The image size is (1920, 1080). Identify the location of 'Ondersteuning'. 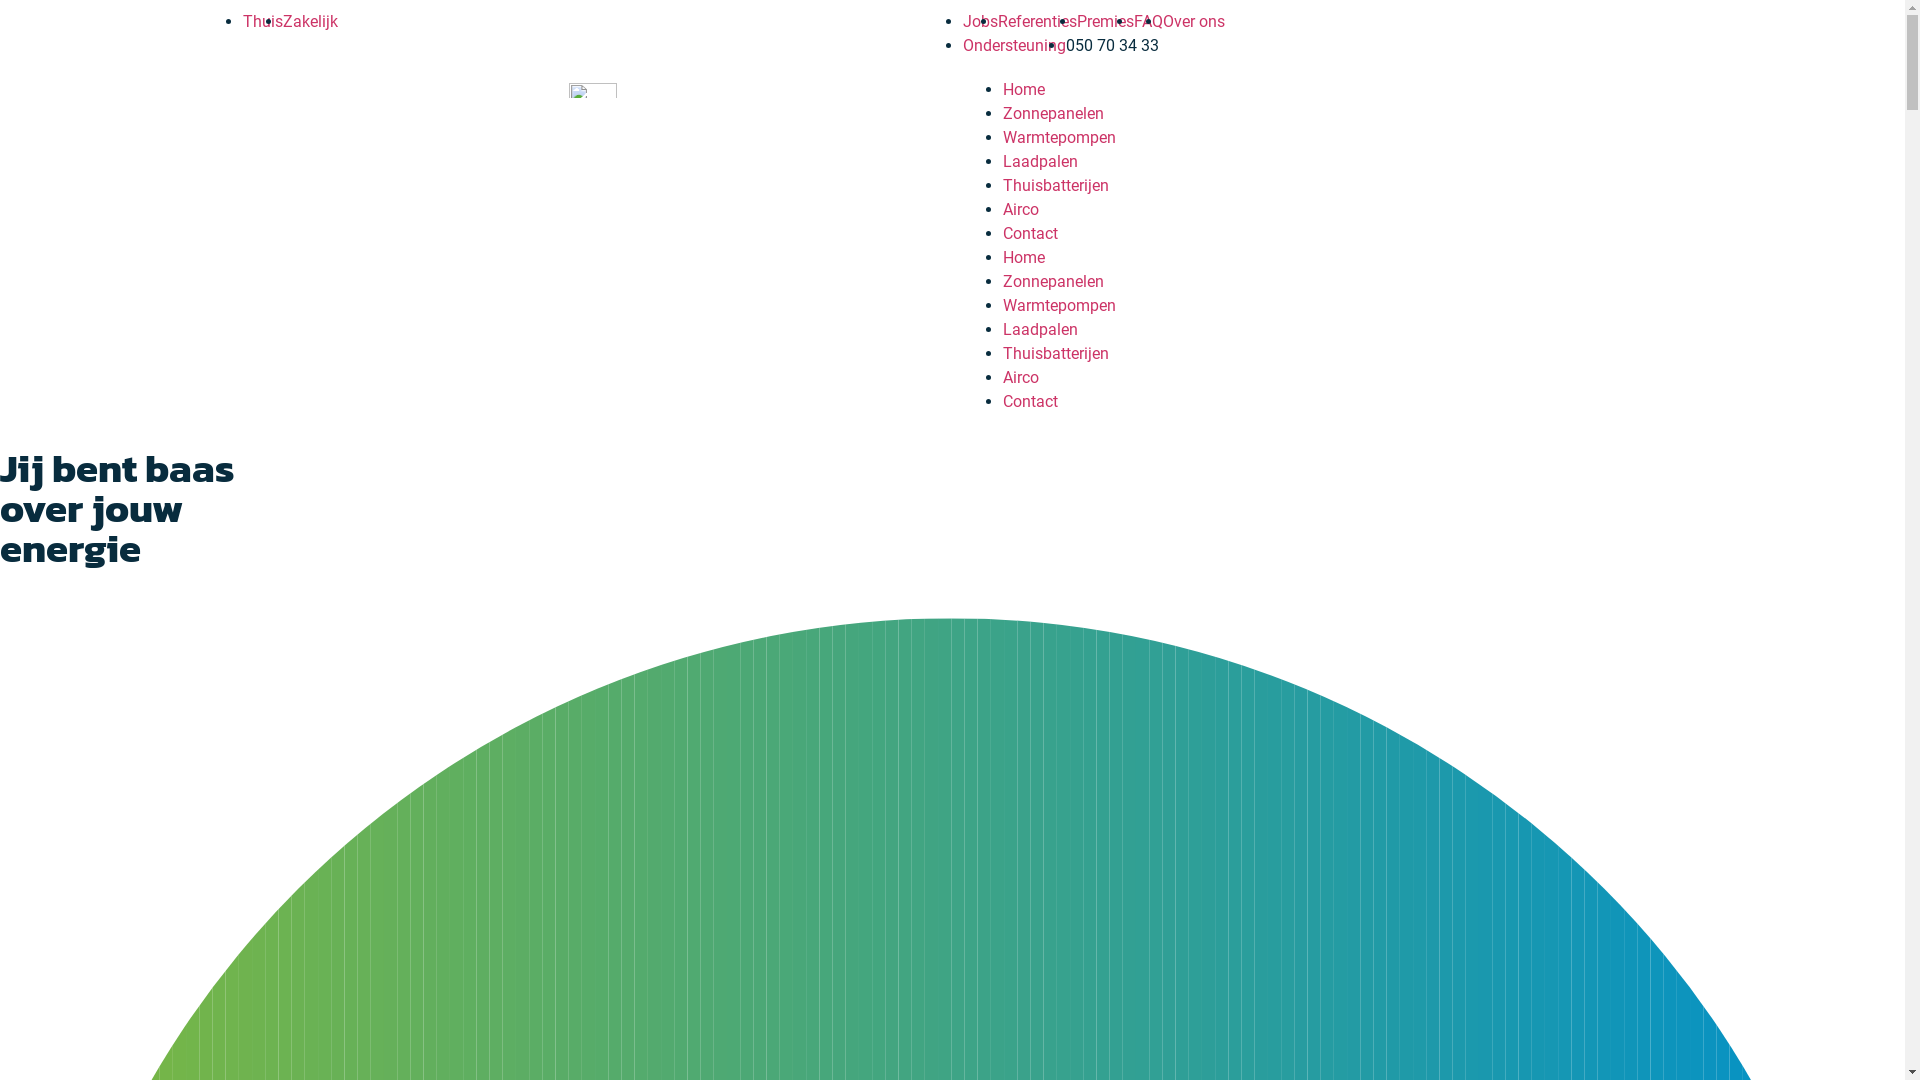
(1013, 45).